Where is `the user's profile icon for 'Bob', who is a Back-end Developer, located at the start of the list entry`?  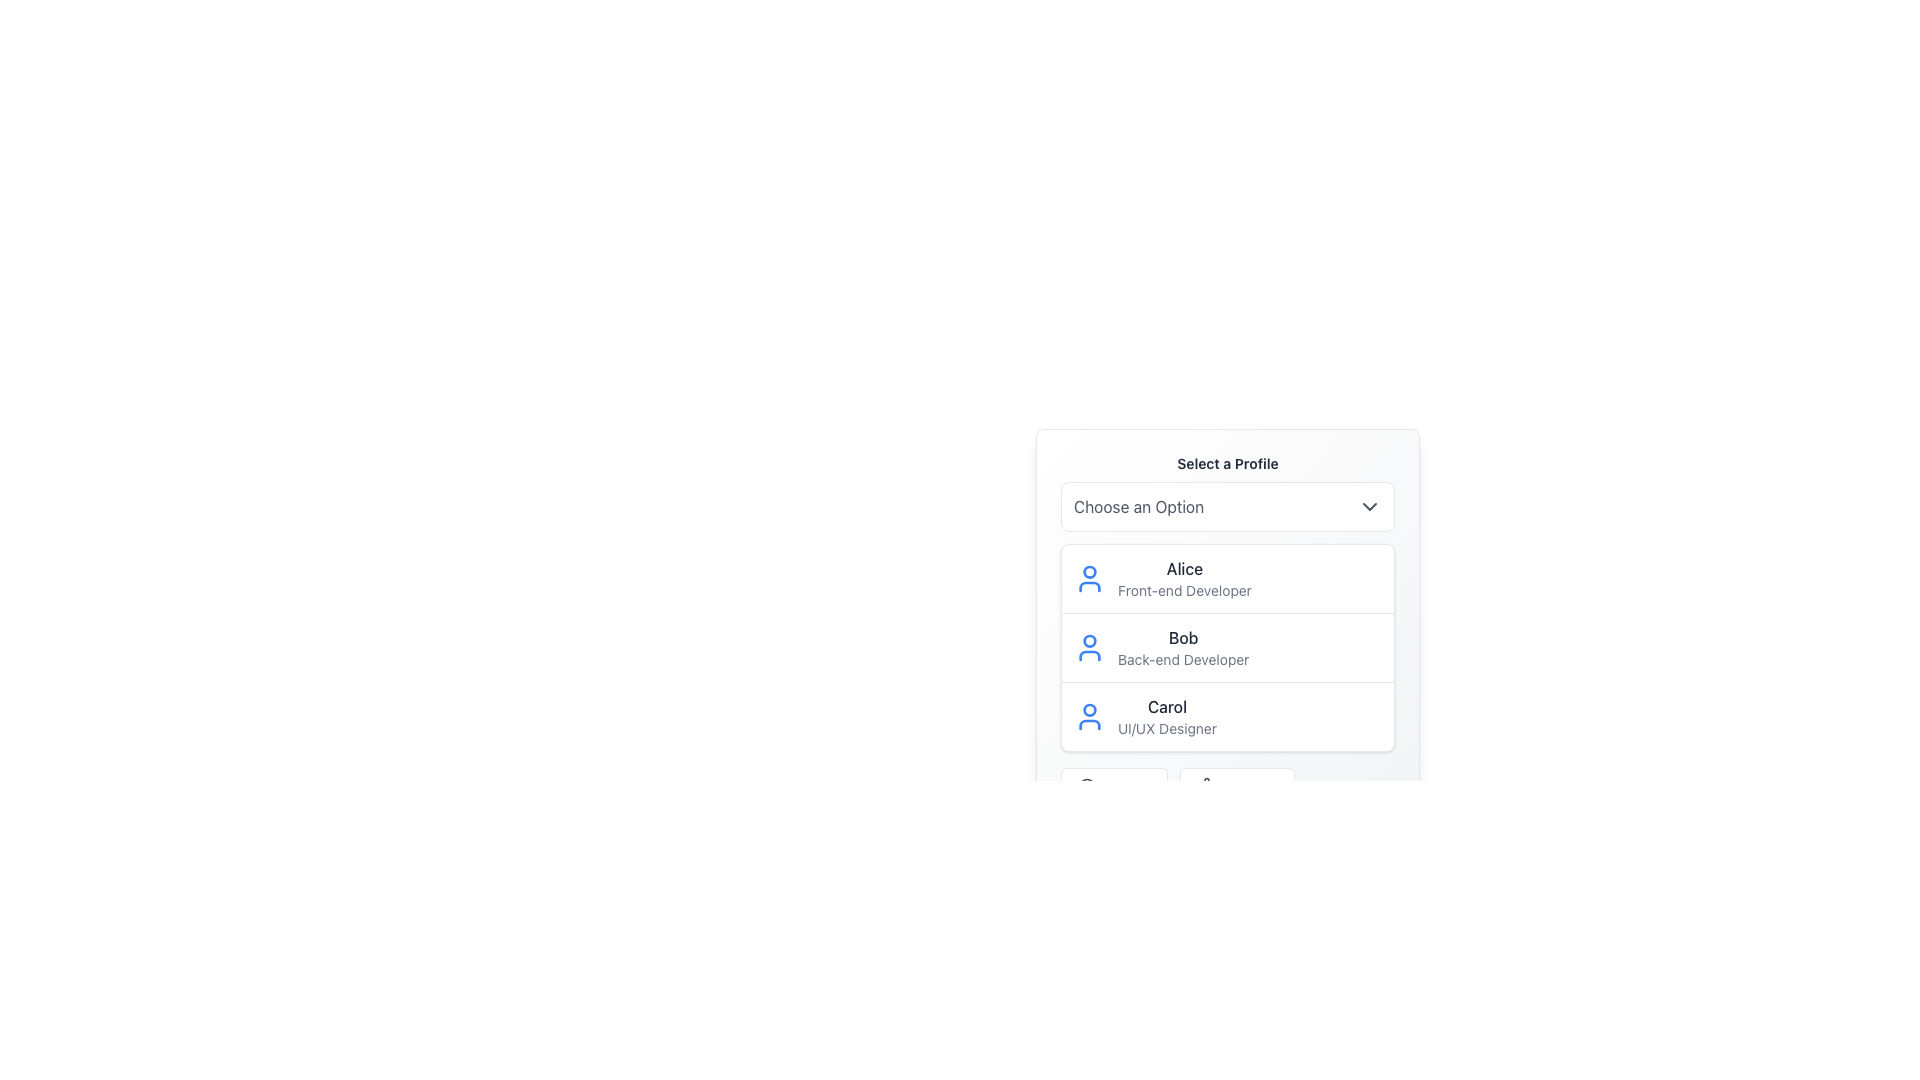 the user's profile icon for 'Bob', who is a Back-end Developer, located at the start of the list entry is located at coordinates (1088, 648).